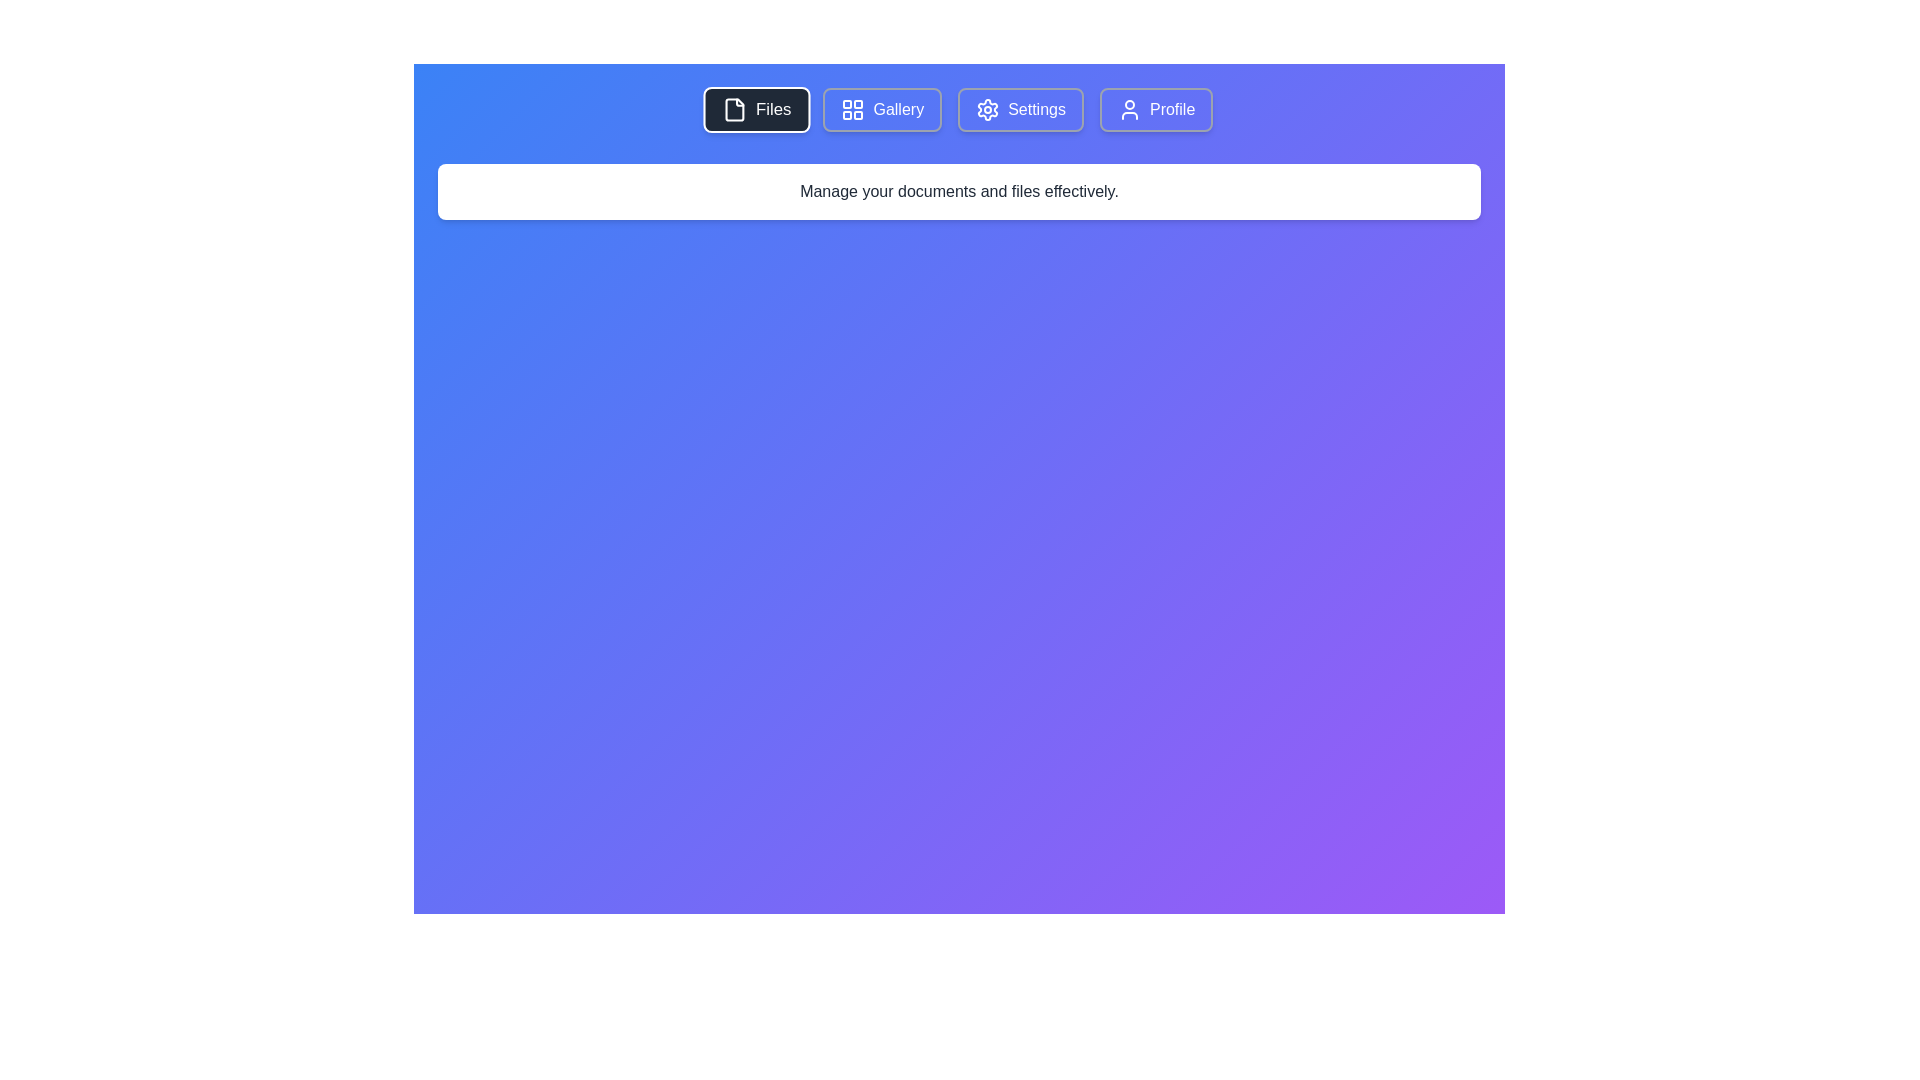 The image size is (1920, 1080). Describe the element at coordinates (958, 192) in the screenshot. I see `the Text Label located centrally at the top of the content area to potentially display additional information` at that location.